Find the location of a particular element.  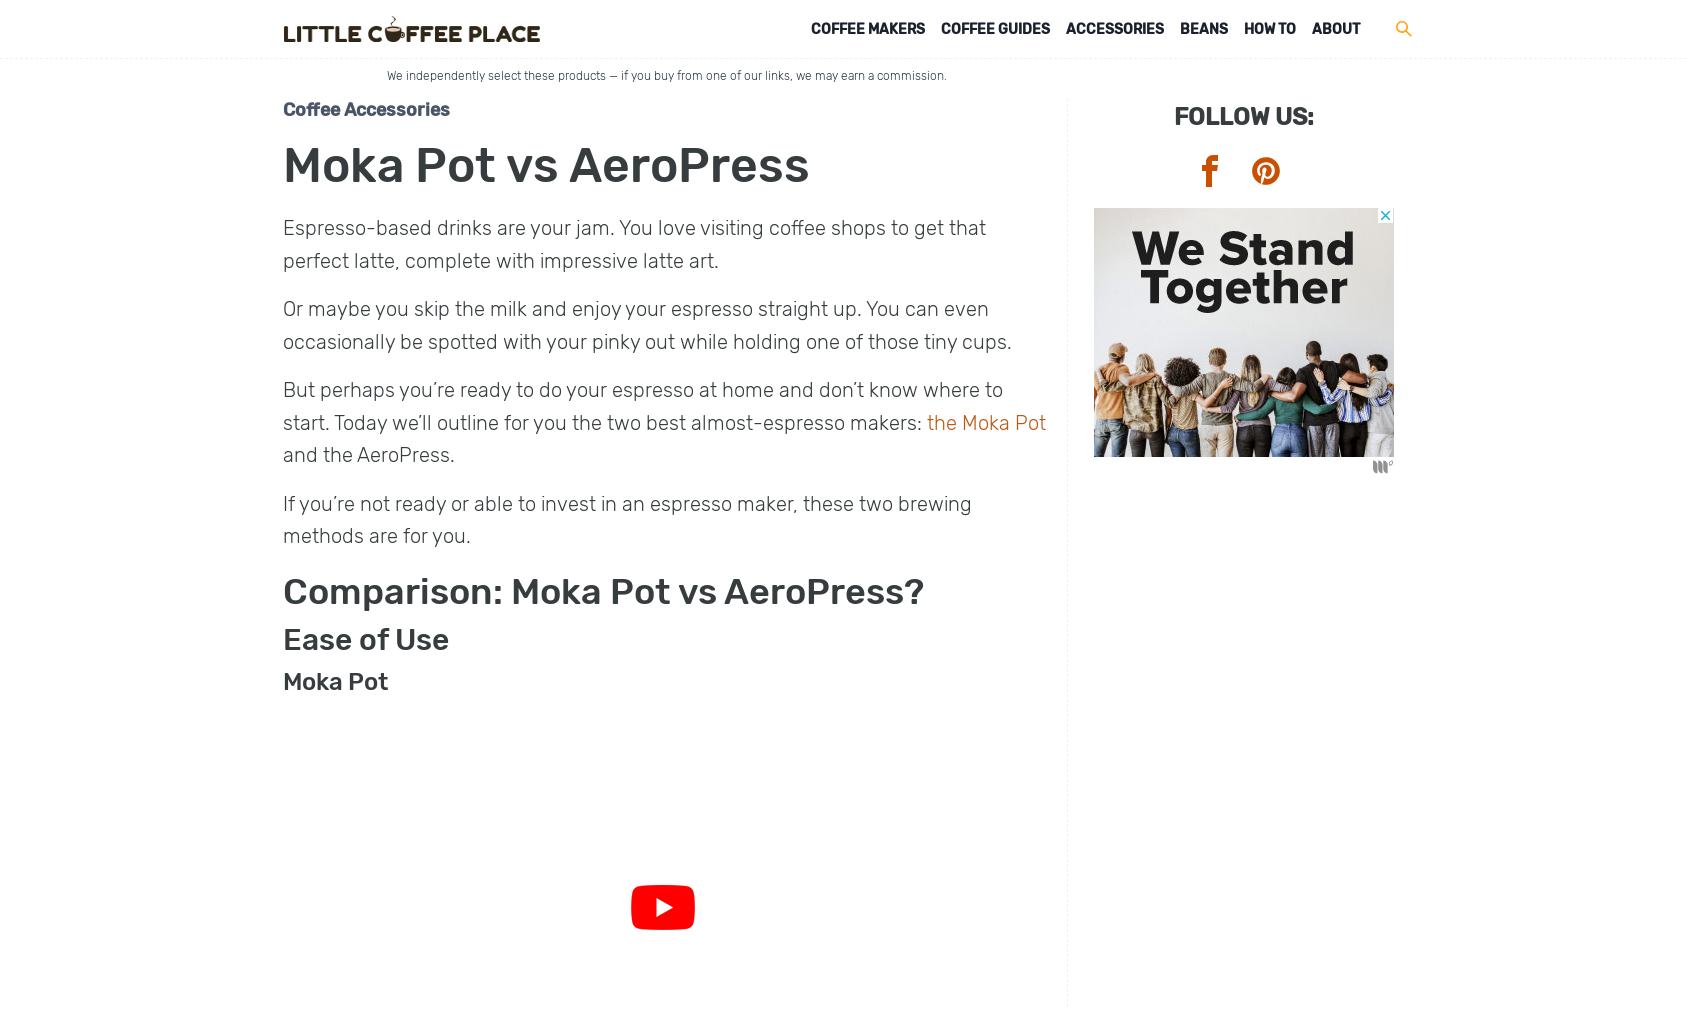

'If you’re not ready or able to invest in an espresso maker, these two brewing methods are for you.' is located at coordinates (627, 519).